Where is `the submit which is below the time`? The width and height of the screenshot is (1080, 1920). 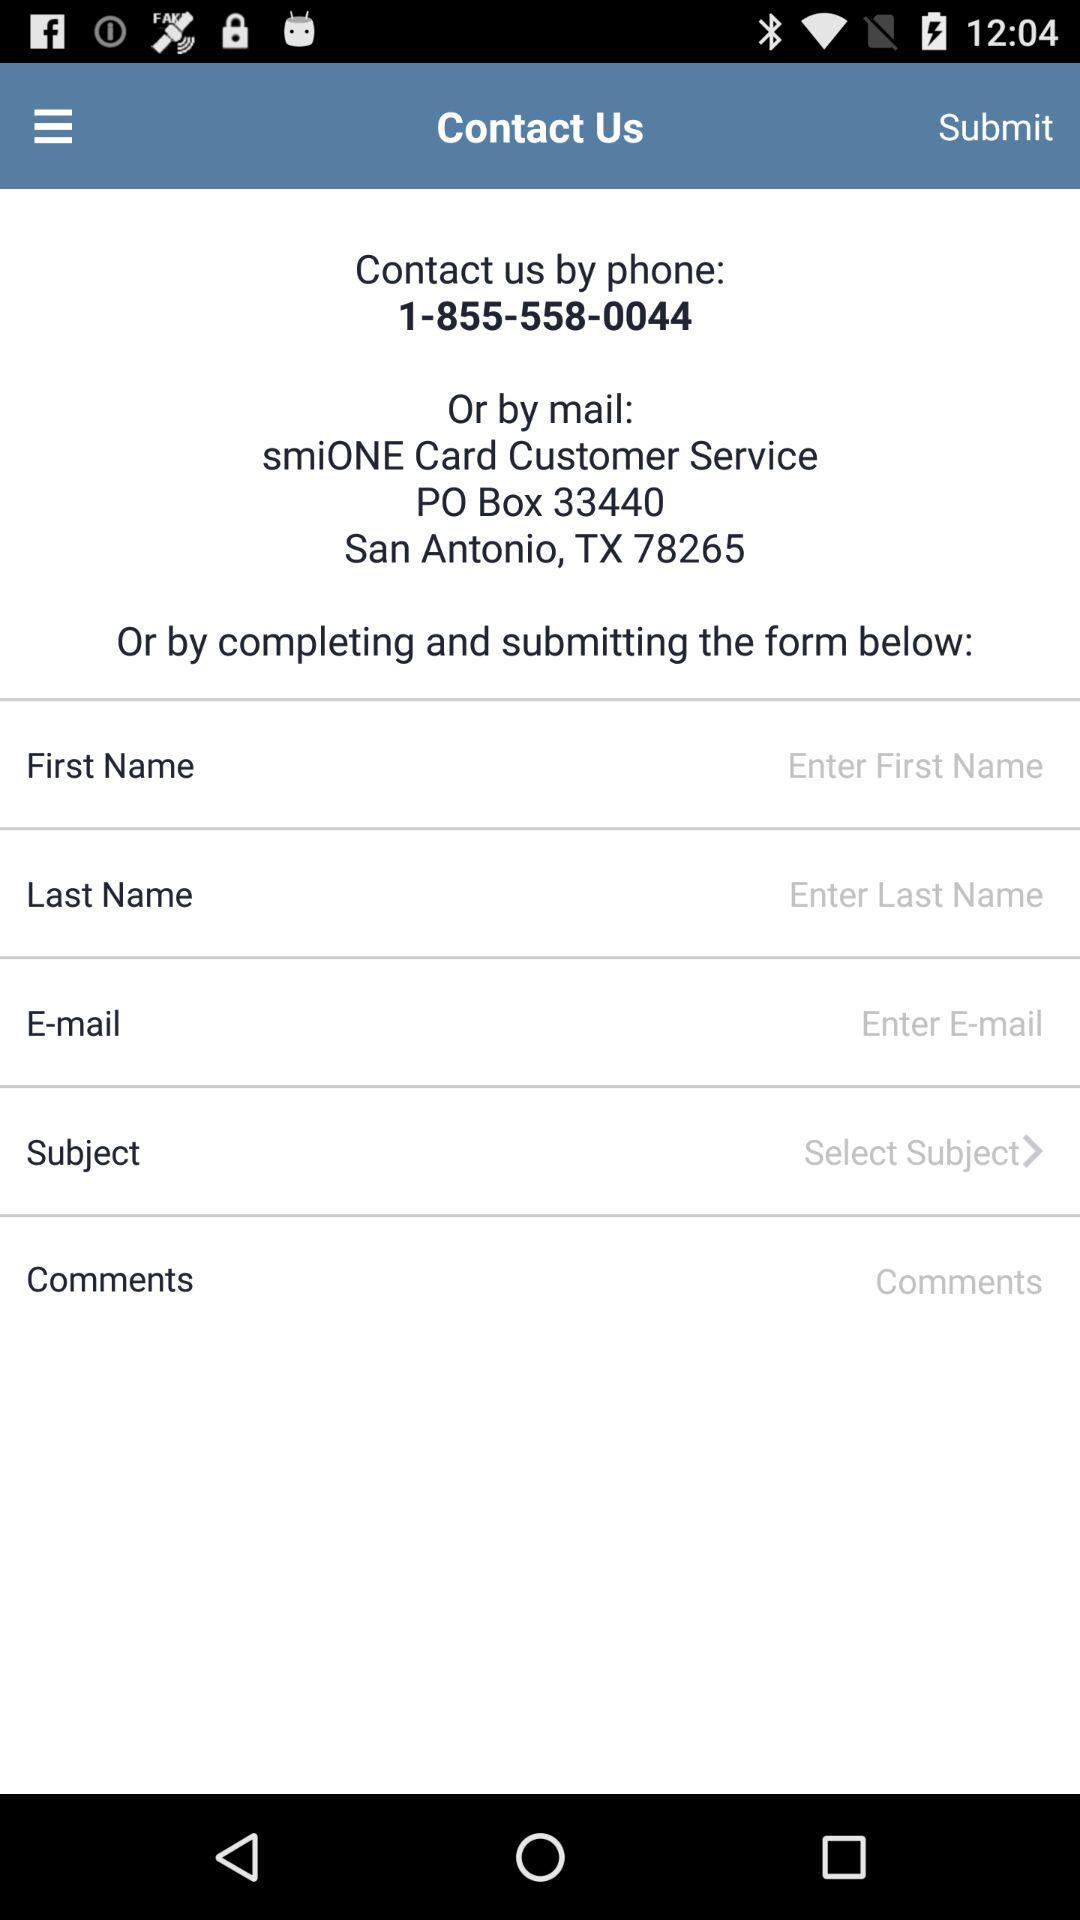
the submit which is below the time is located at coordinates (968, 124).